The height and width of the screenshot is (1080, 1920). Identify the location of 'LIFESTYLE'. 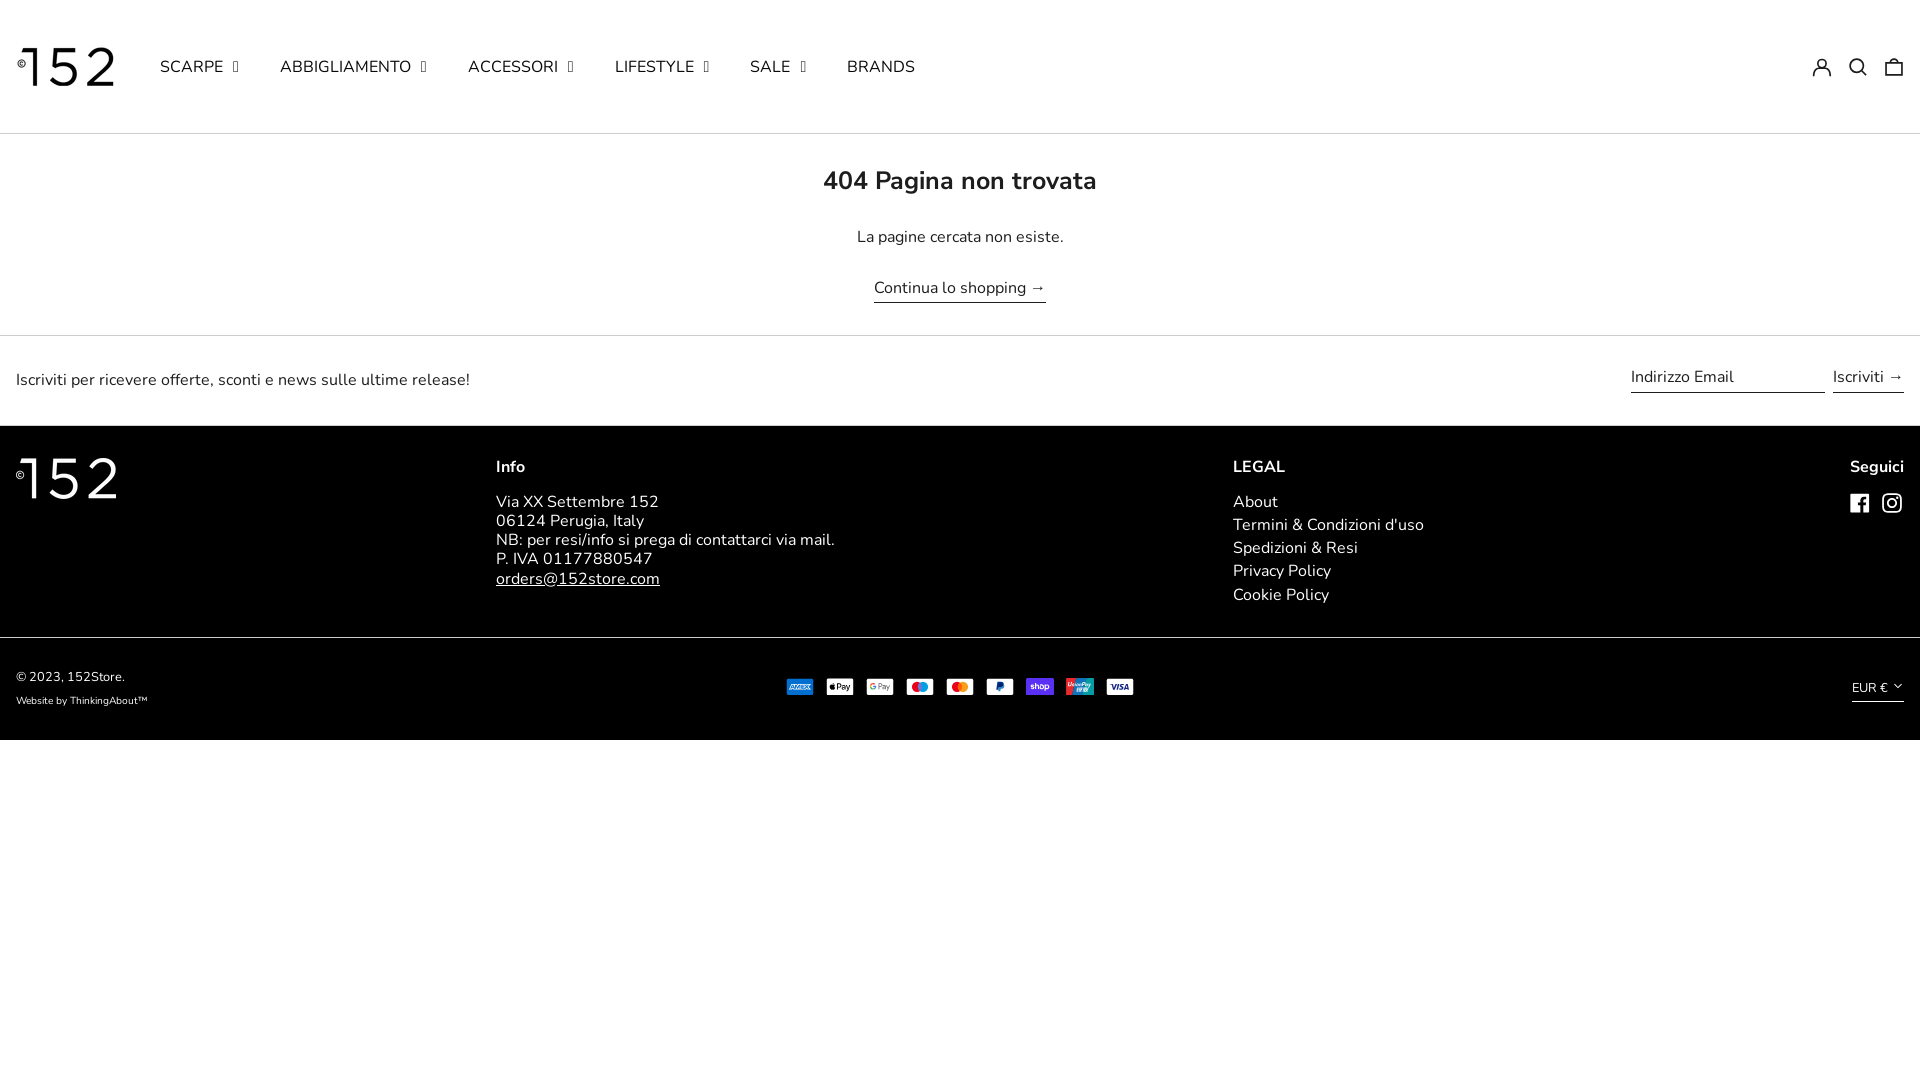
(662, 65).